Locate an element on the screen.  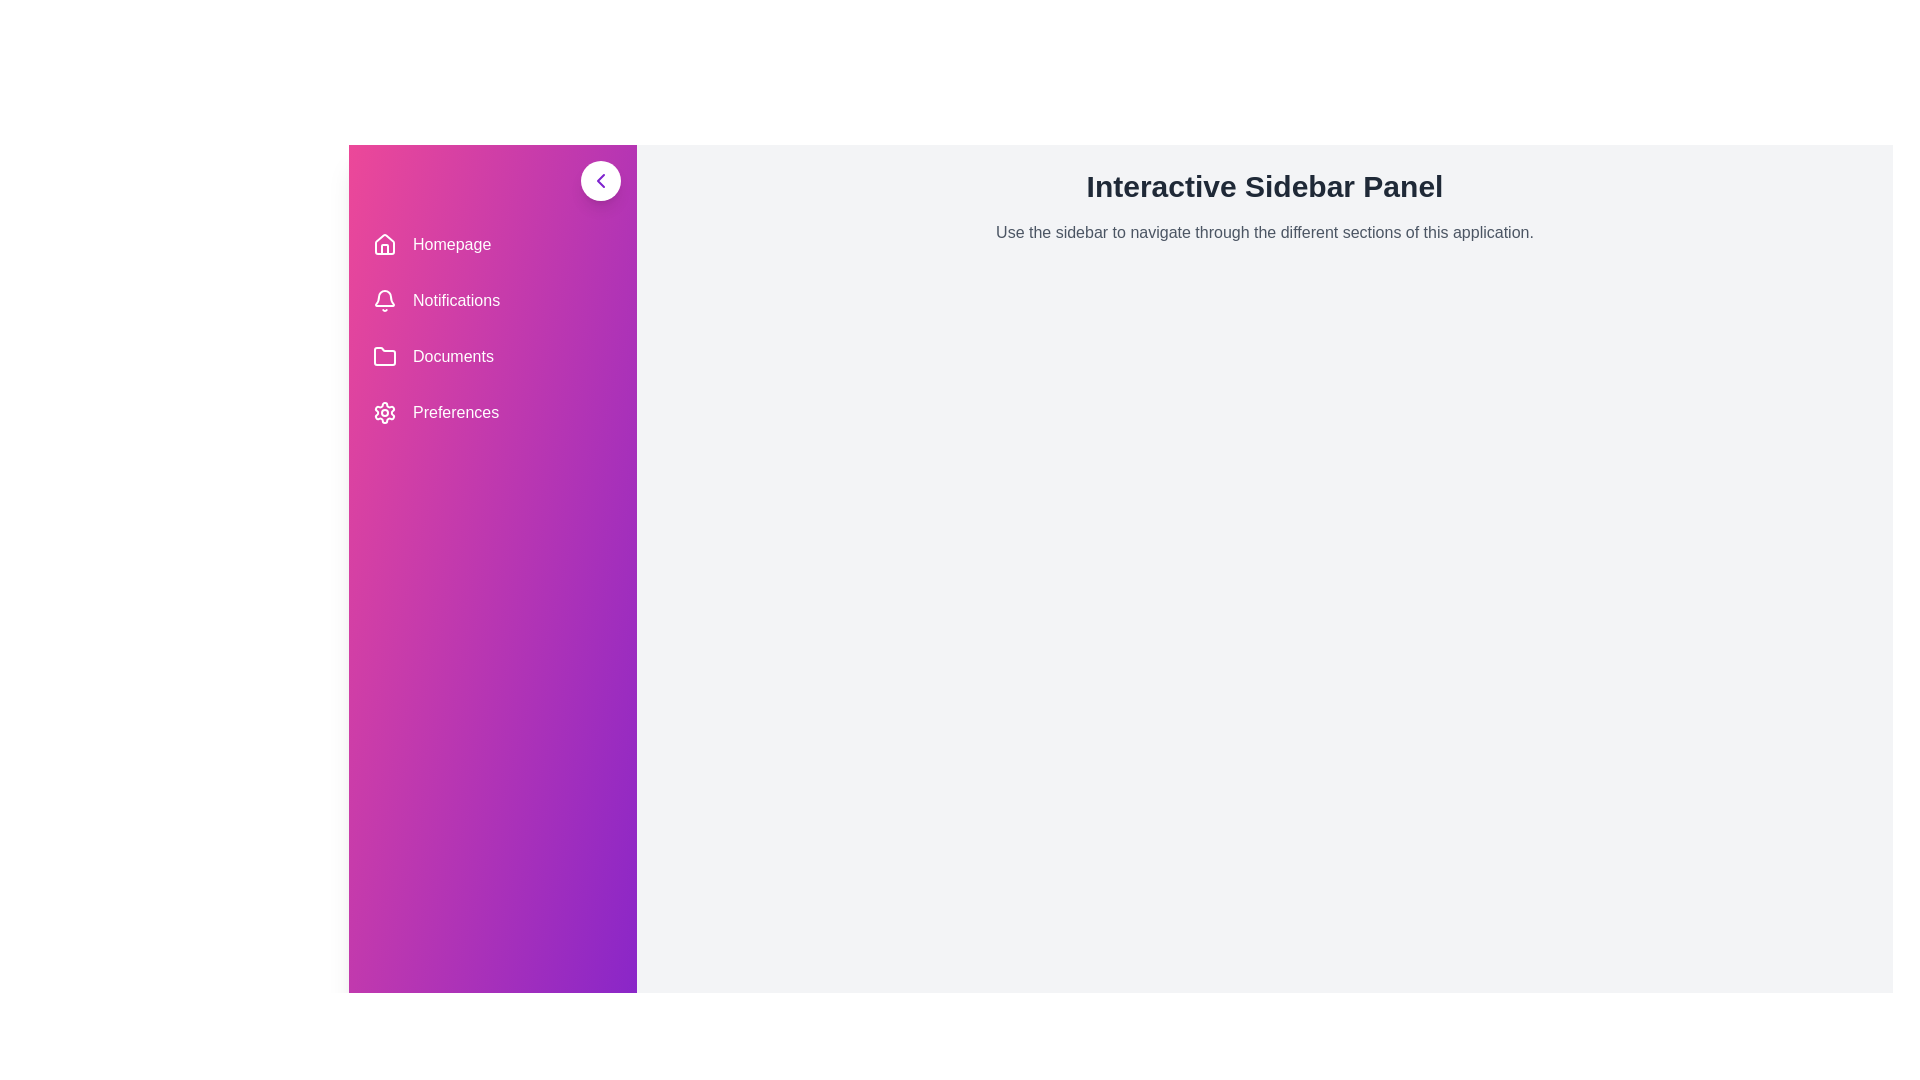
the sidebar menu item Homepage is located at coordinates (493, 244).